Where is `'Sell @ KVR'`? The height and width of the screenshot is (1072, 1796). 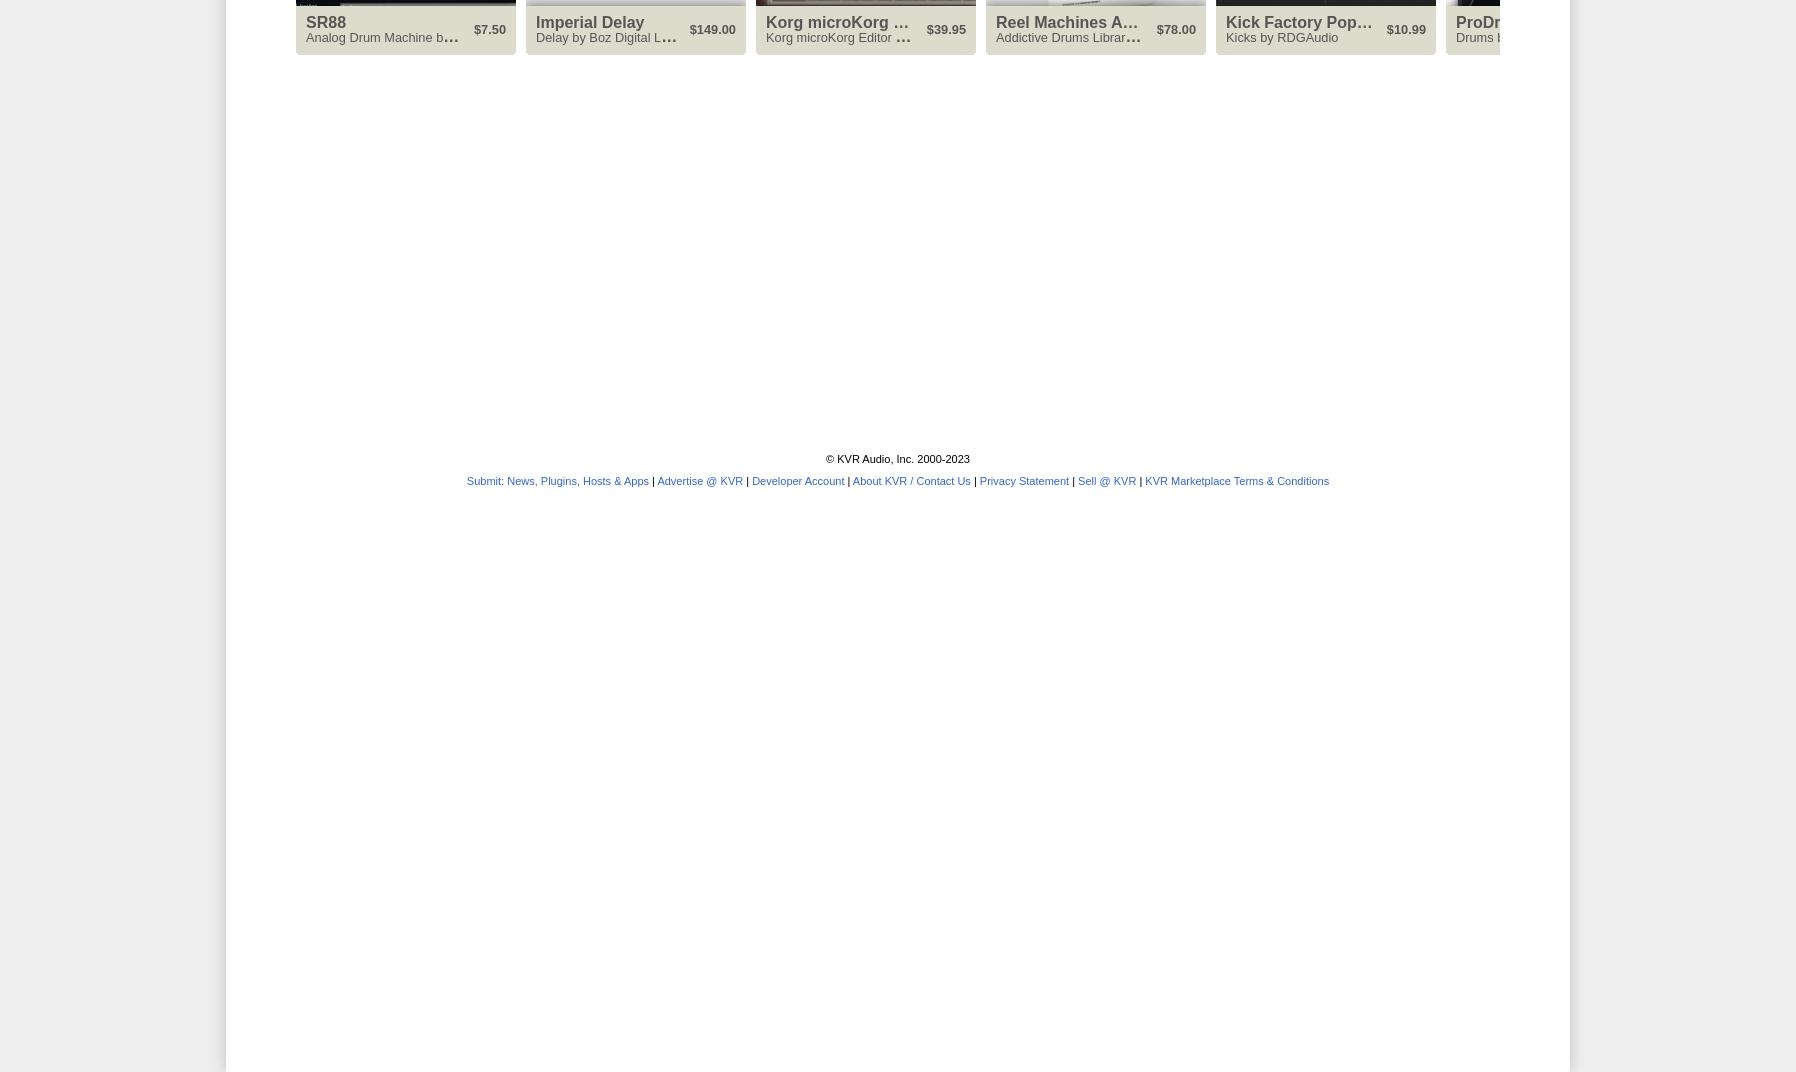
'Sell @ KVR' is located at coordinates (1106, 480).